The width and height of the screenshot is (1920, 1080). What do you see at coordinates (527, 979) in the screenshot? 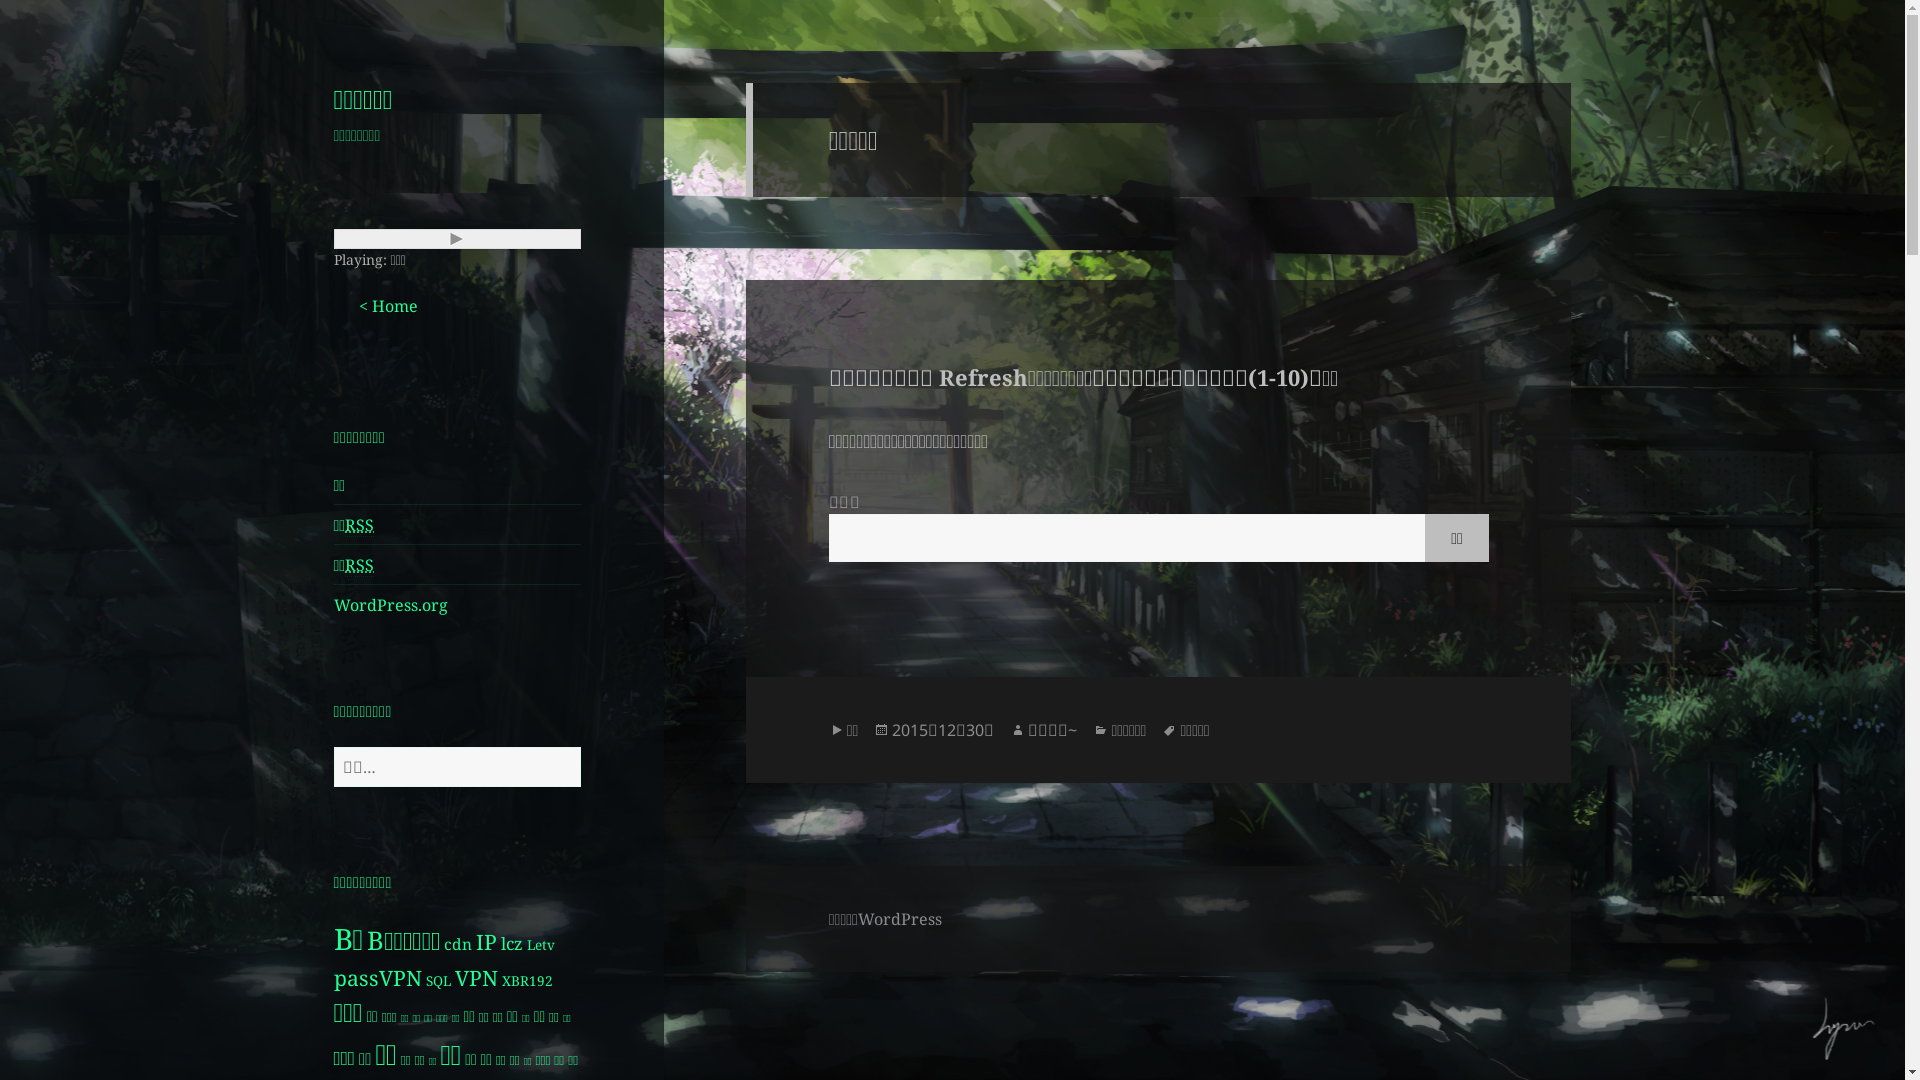
I see `'XBR192'` at bounding box center [527, 979].